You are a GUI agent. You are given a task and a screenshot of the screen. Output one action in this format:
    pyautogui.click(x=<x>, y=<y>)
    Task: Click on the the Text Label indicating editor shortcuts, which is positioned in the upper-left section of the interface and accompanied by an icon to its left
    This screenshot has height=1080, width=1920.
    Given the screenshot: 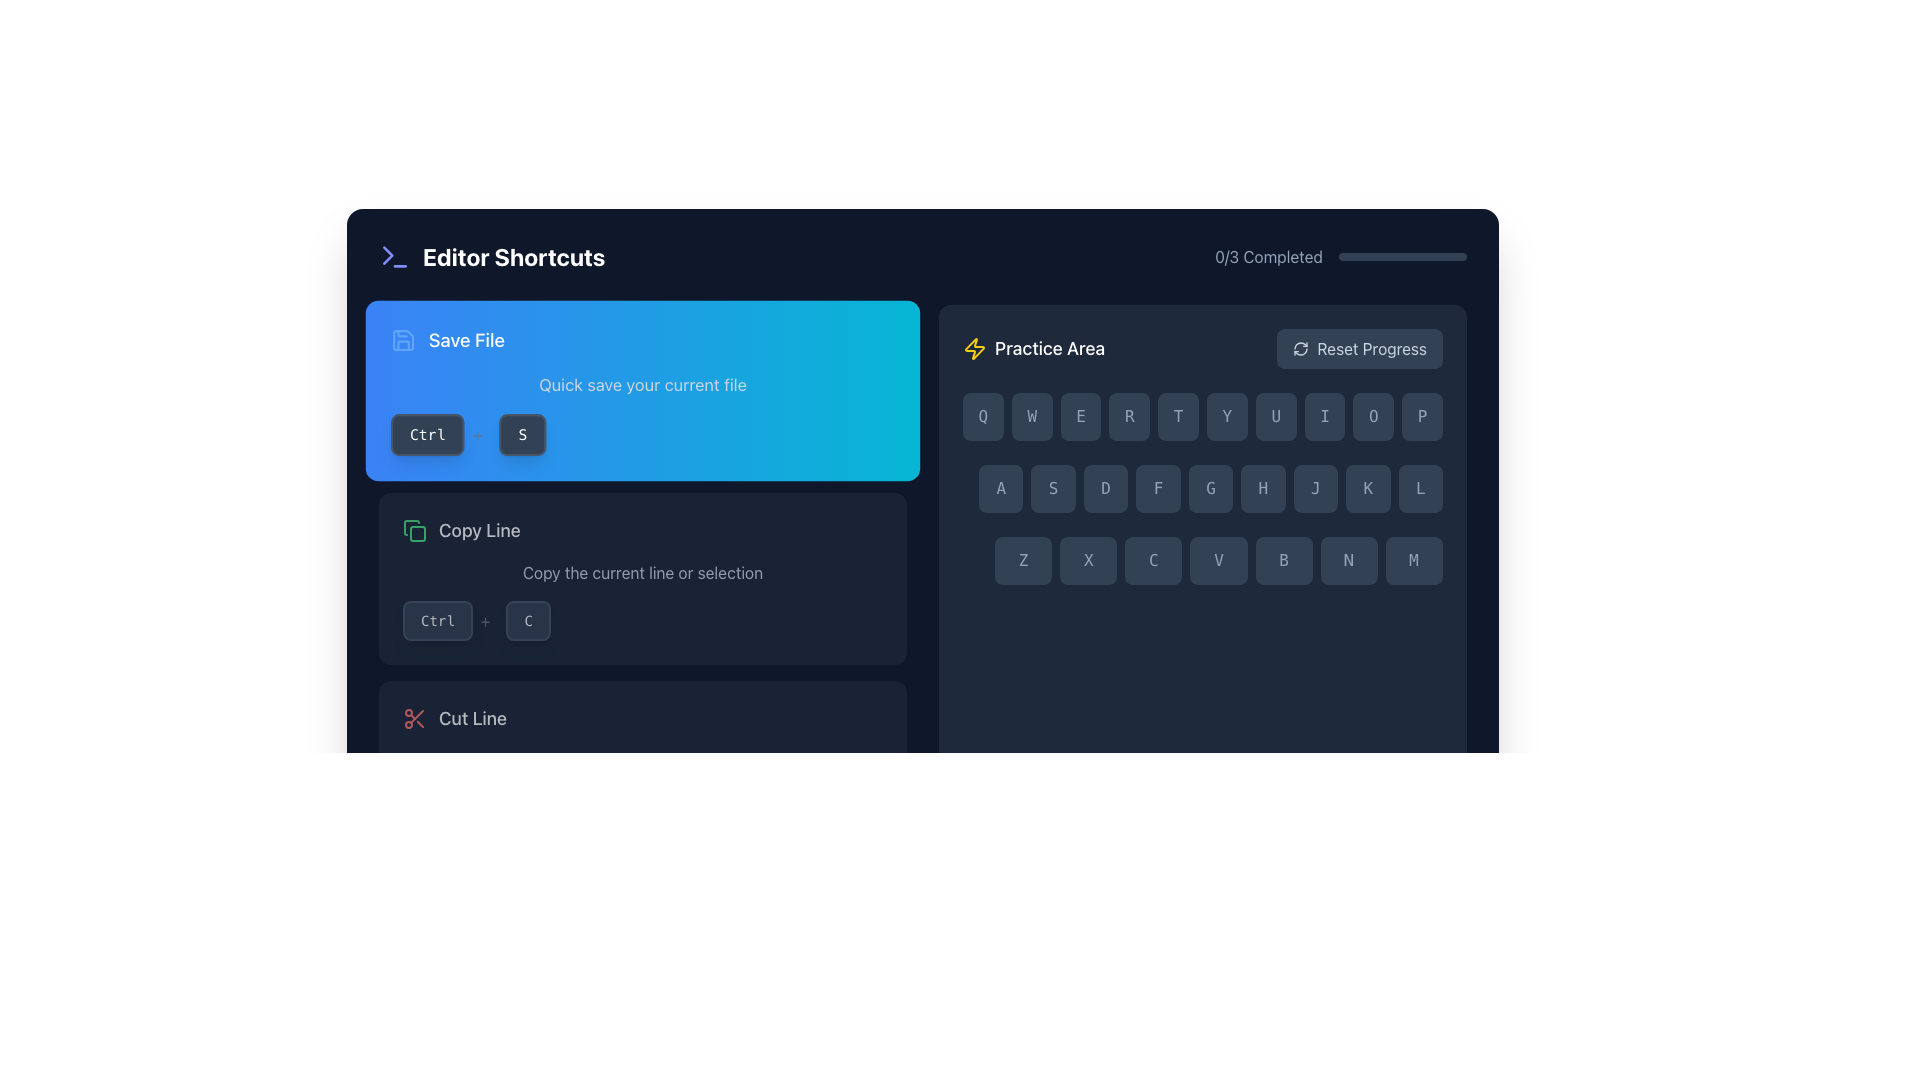 What is the action you would take?
    pyautogui.click(x=514, y=256)
    